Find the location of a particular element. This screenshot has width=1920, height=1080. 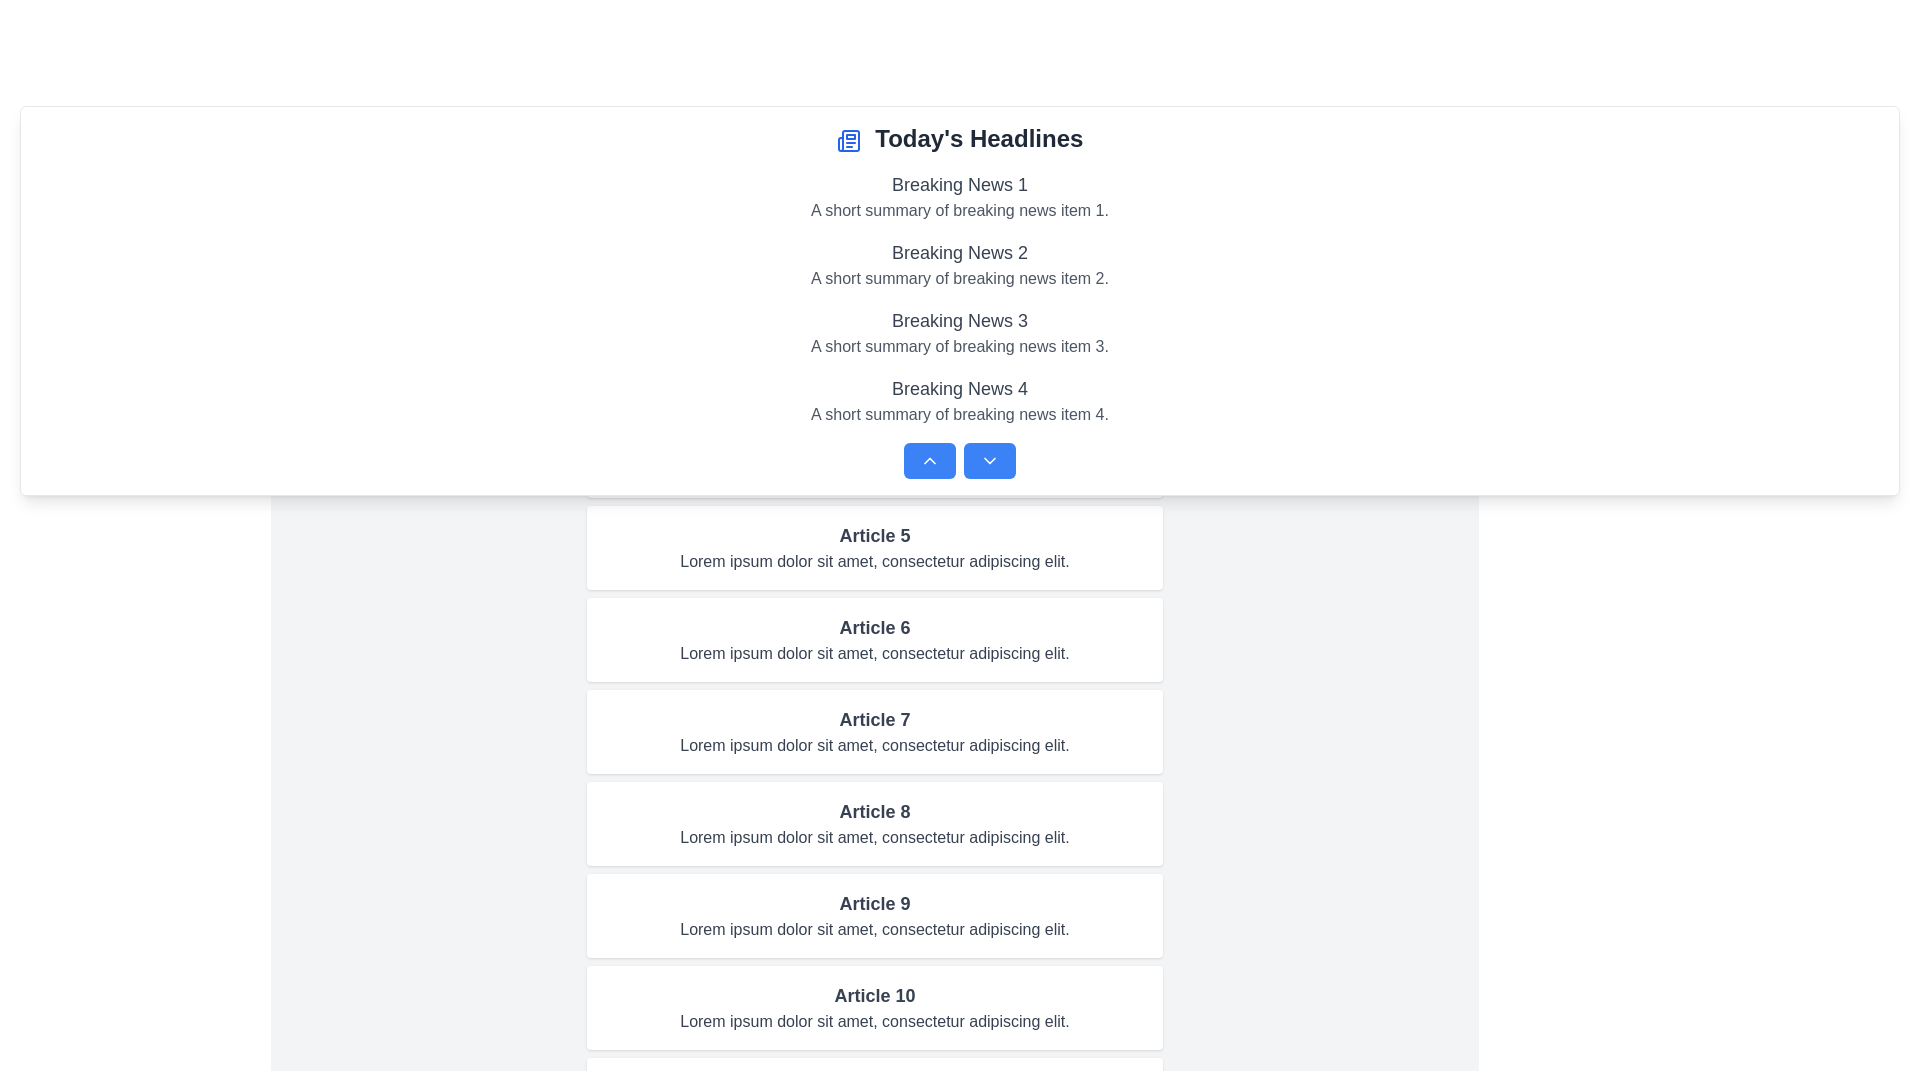

the textual block containing the headline 'Breaking News 4' and the summary 'A short summary of breaking news item 4', which is the fourth entry in the list of news items under 'Today's Headlines' is located at coordinates (960, 401).